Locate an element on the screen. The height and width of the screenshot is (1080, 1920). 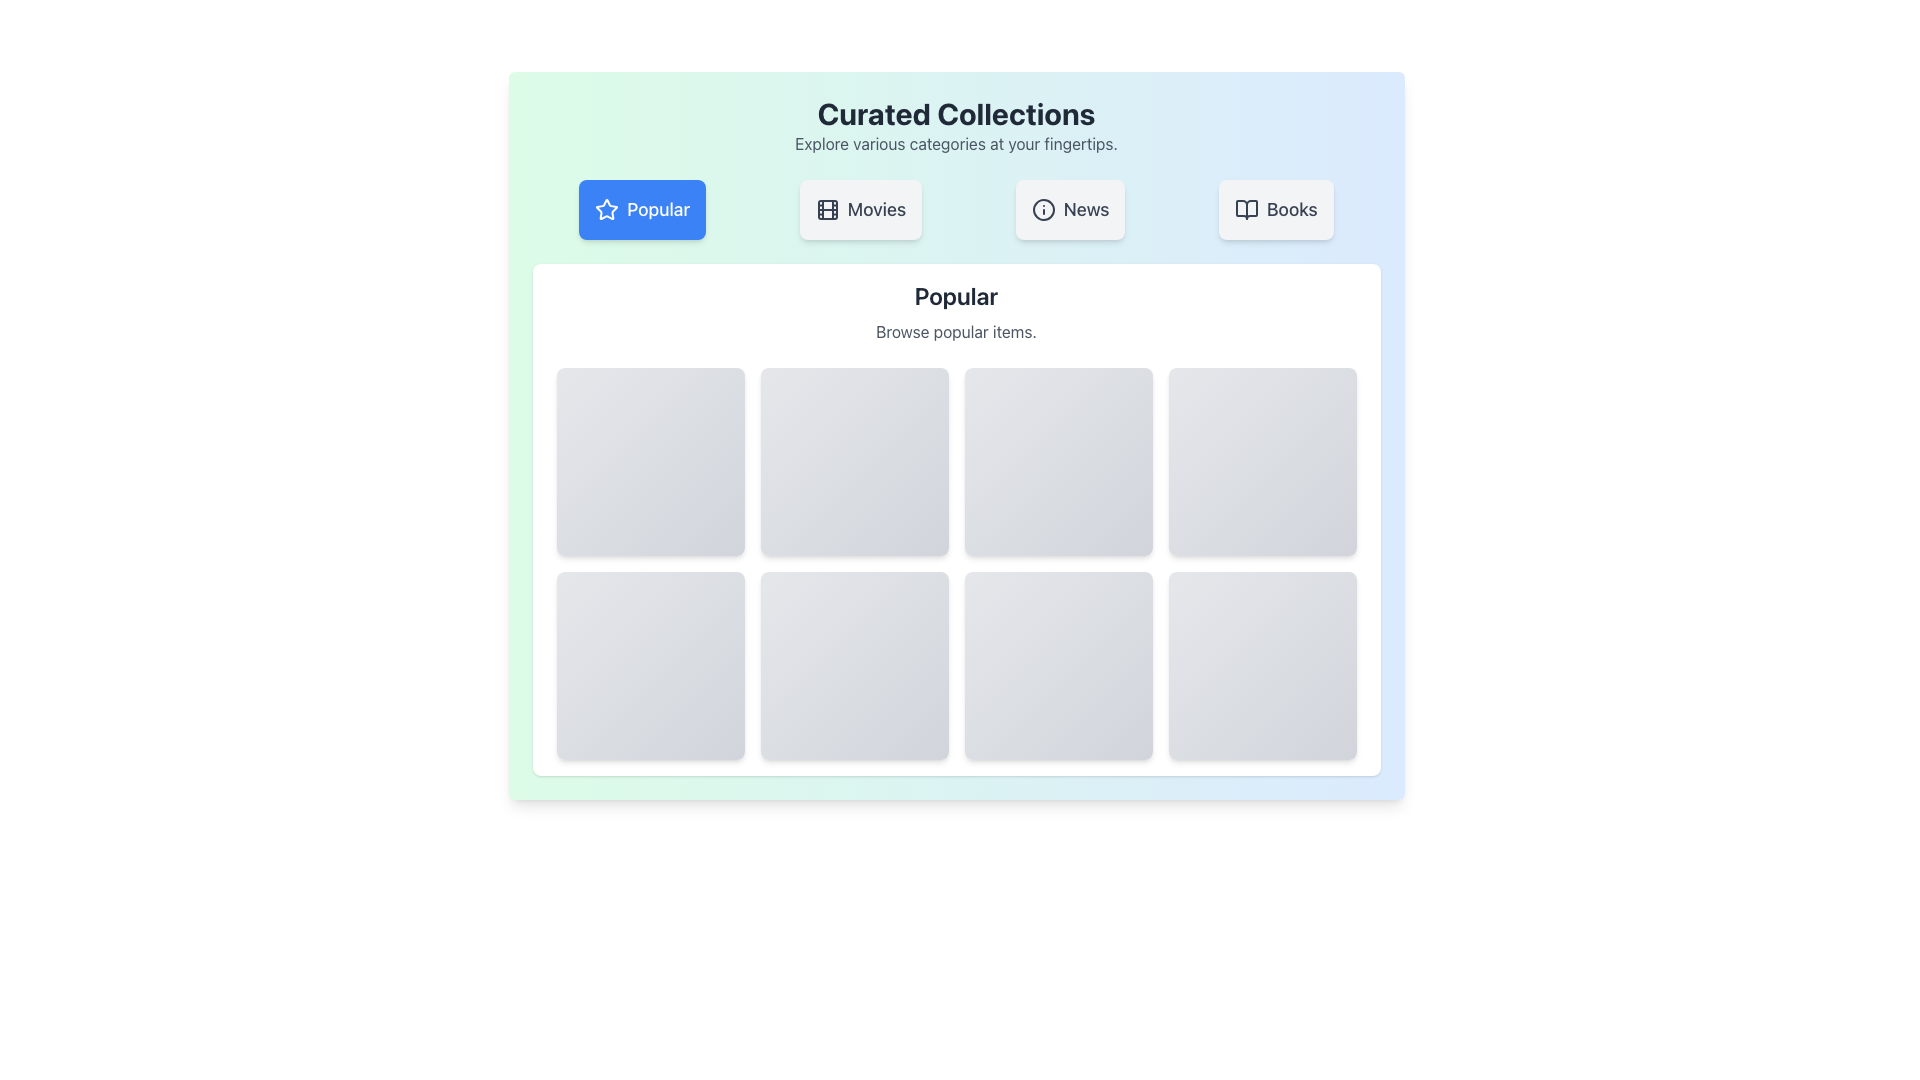
the navigation button labeled 'News' which contains a text label and an information icon is located at coordinates (1085, 209).